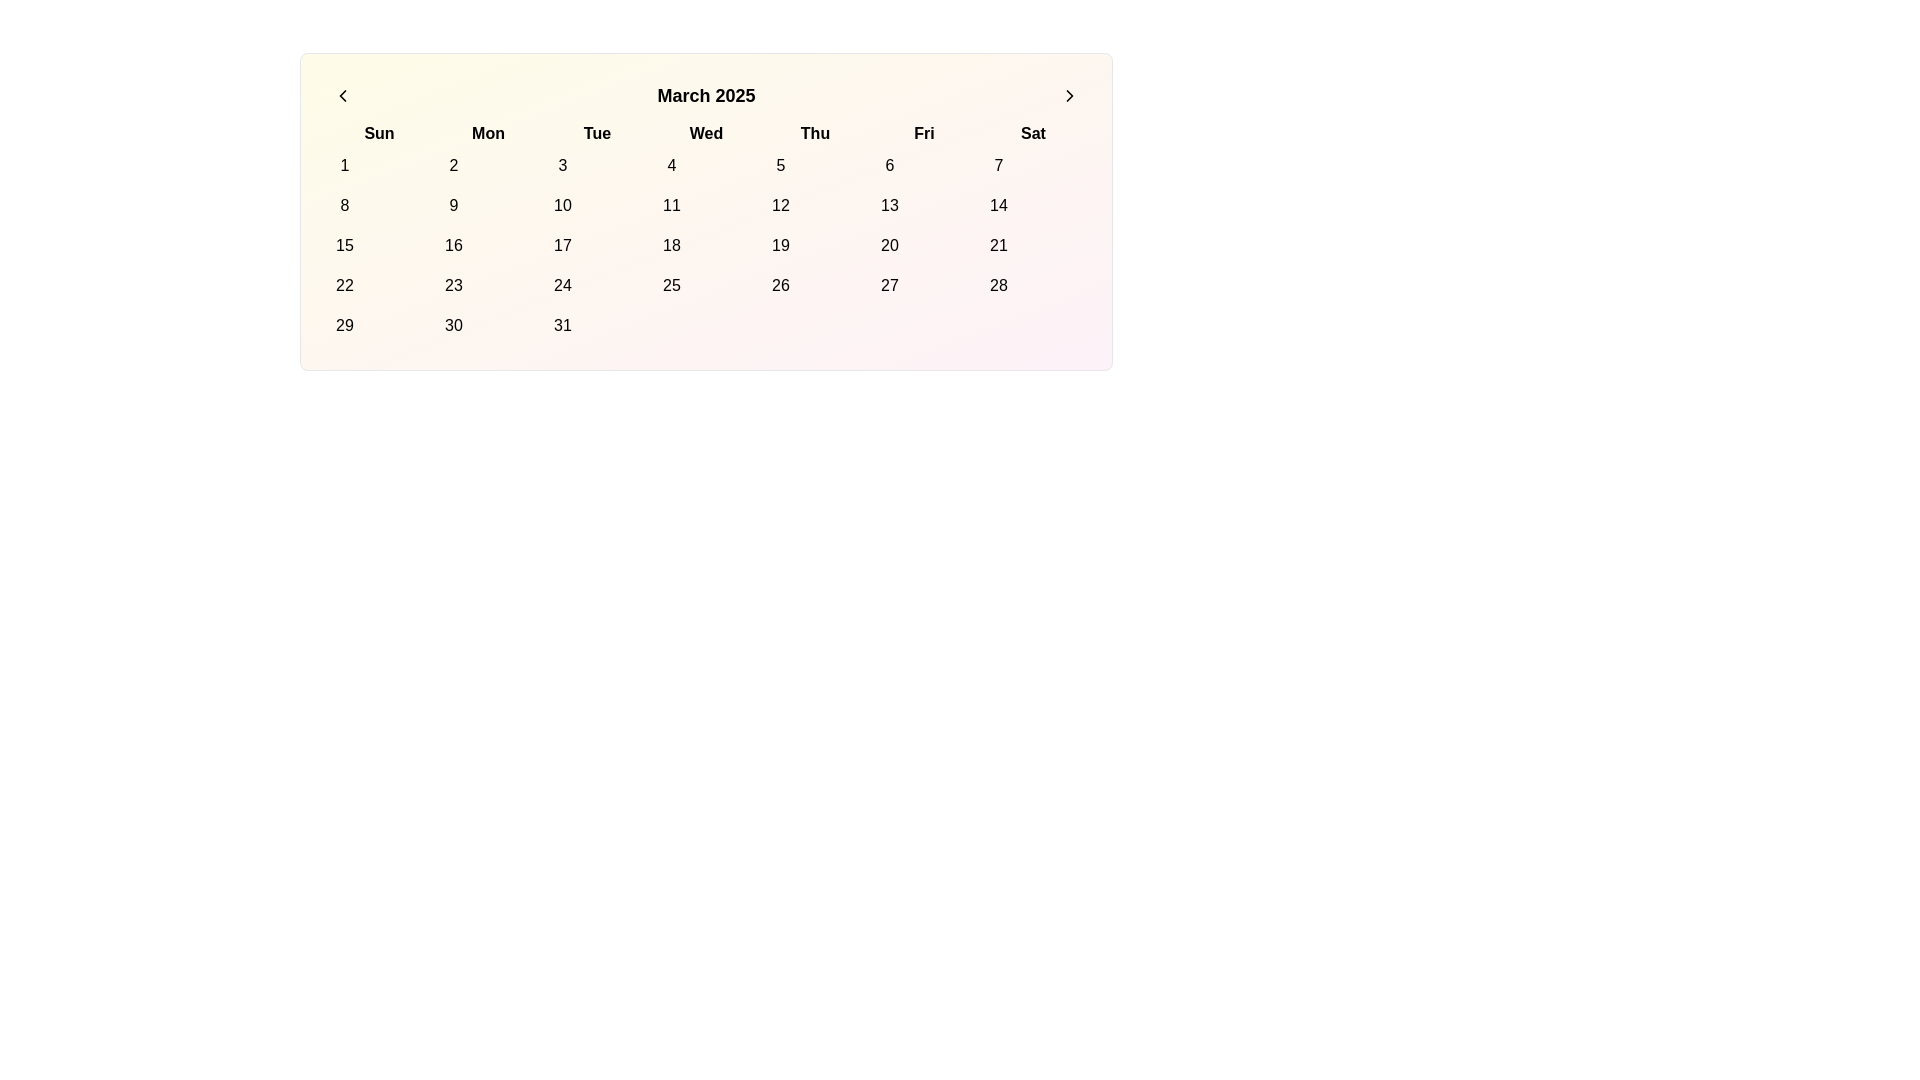 This screenshot has width=1920, height=1080. Describe the element at coordinates (780, 245) in the screenshot. I see `the button representing the 19th day in the calendar grid under 'Thu'` at that location.